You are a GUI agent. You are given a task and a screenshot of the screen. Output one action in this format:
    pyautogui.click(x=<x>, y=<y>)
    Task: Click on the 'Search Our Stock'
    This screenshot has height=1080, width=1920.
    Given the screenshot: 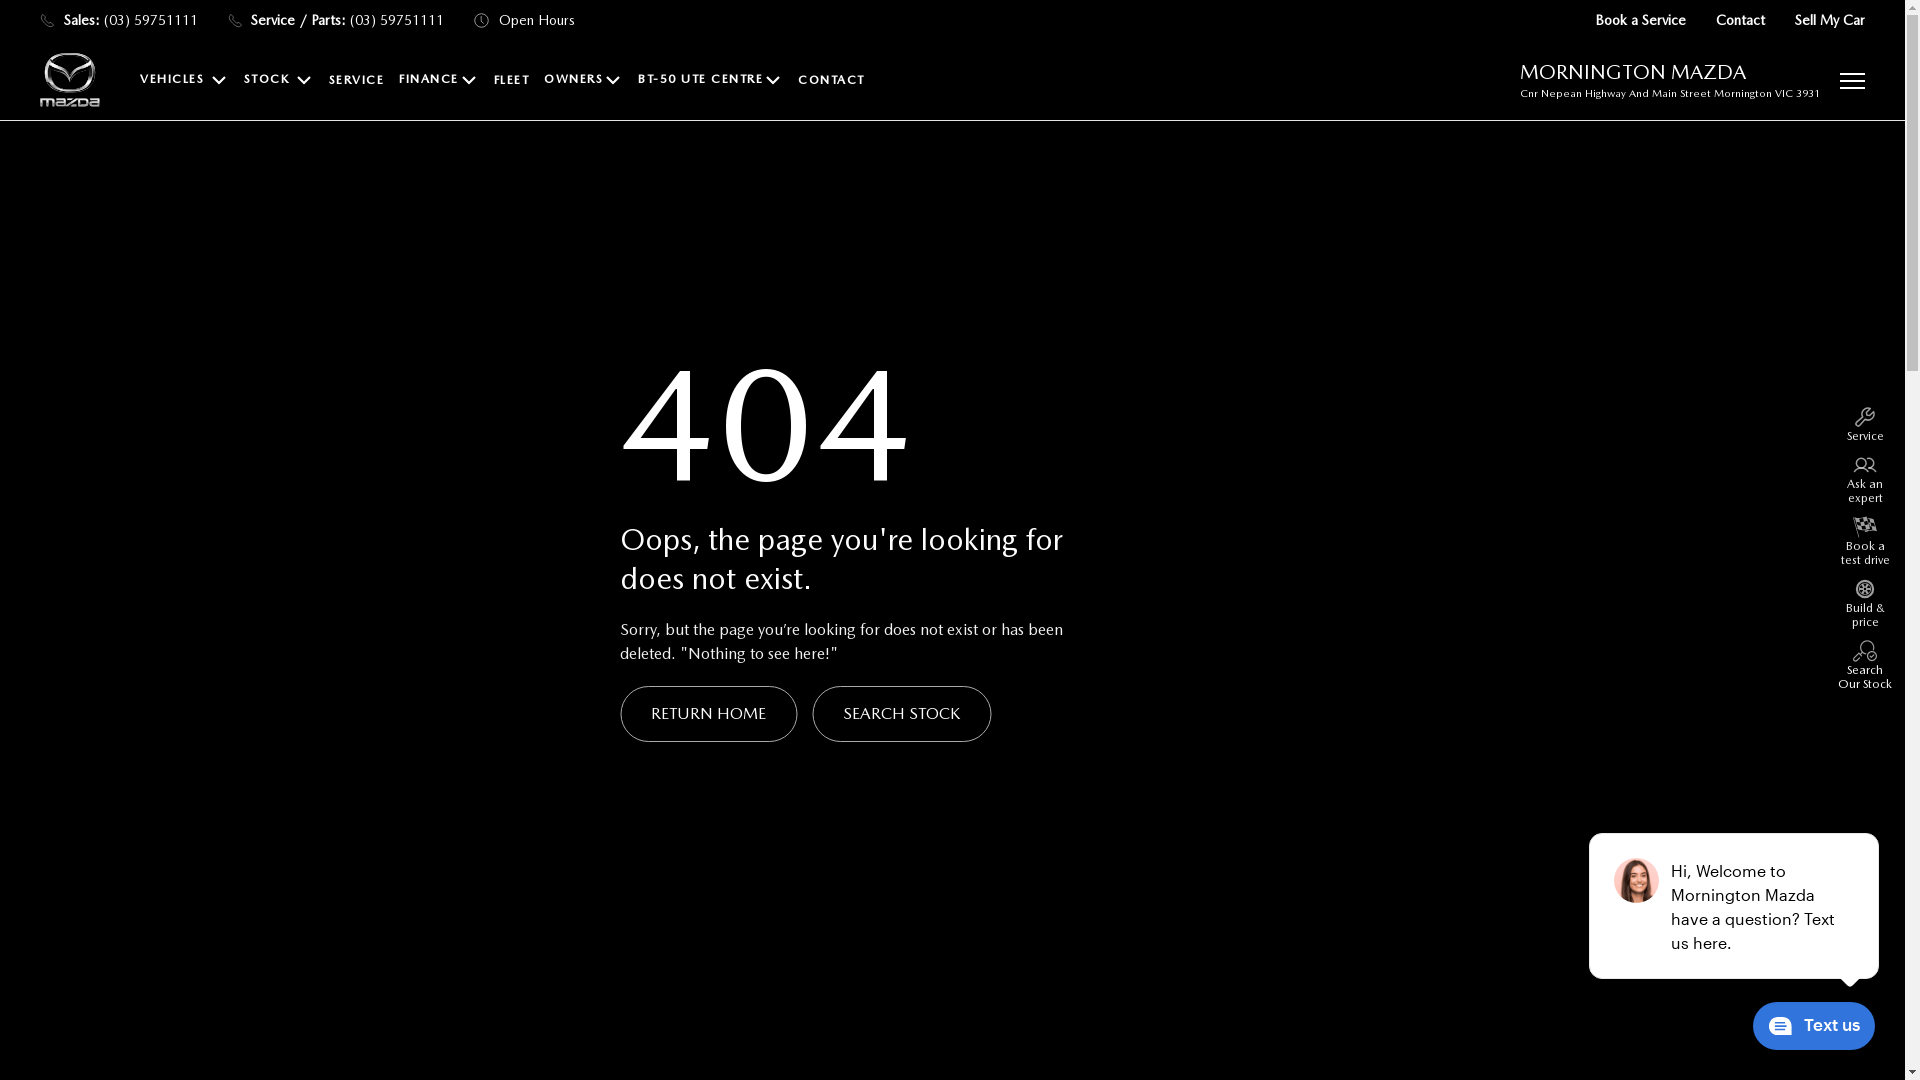 What is the action you would take?
    pyautogui.click(x=1837, y=664)
    